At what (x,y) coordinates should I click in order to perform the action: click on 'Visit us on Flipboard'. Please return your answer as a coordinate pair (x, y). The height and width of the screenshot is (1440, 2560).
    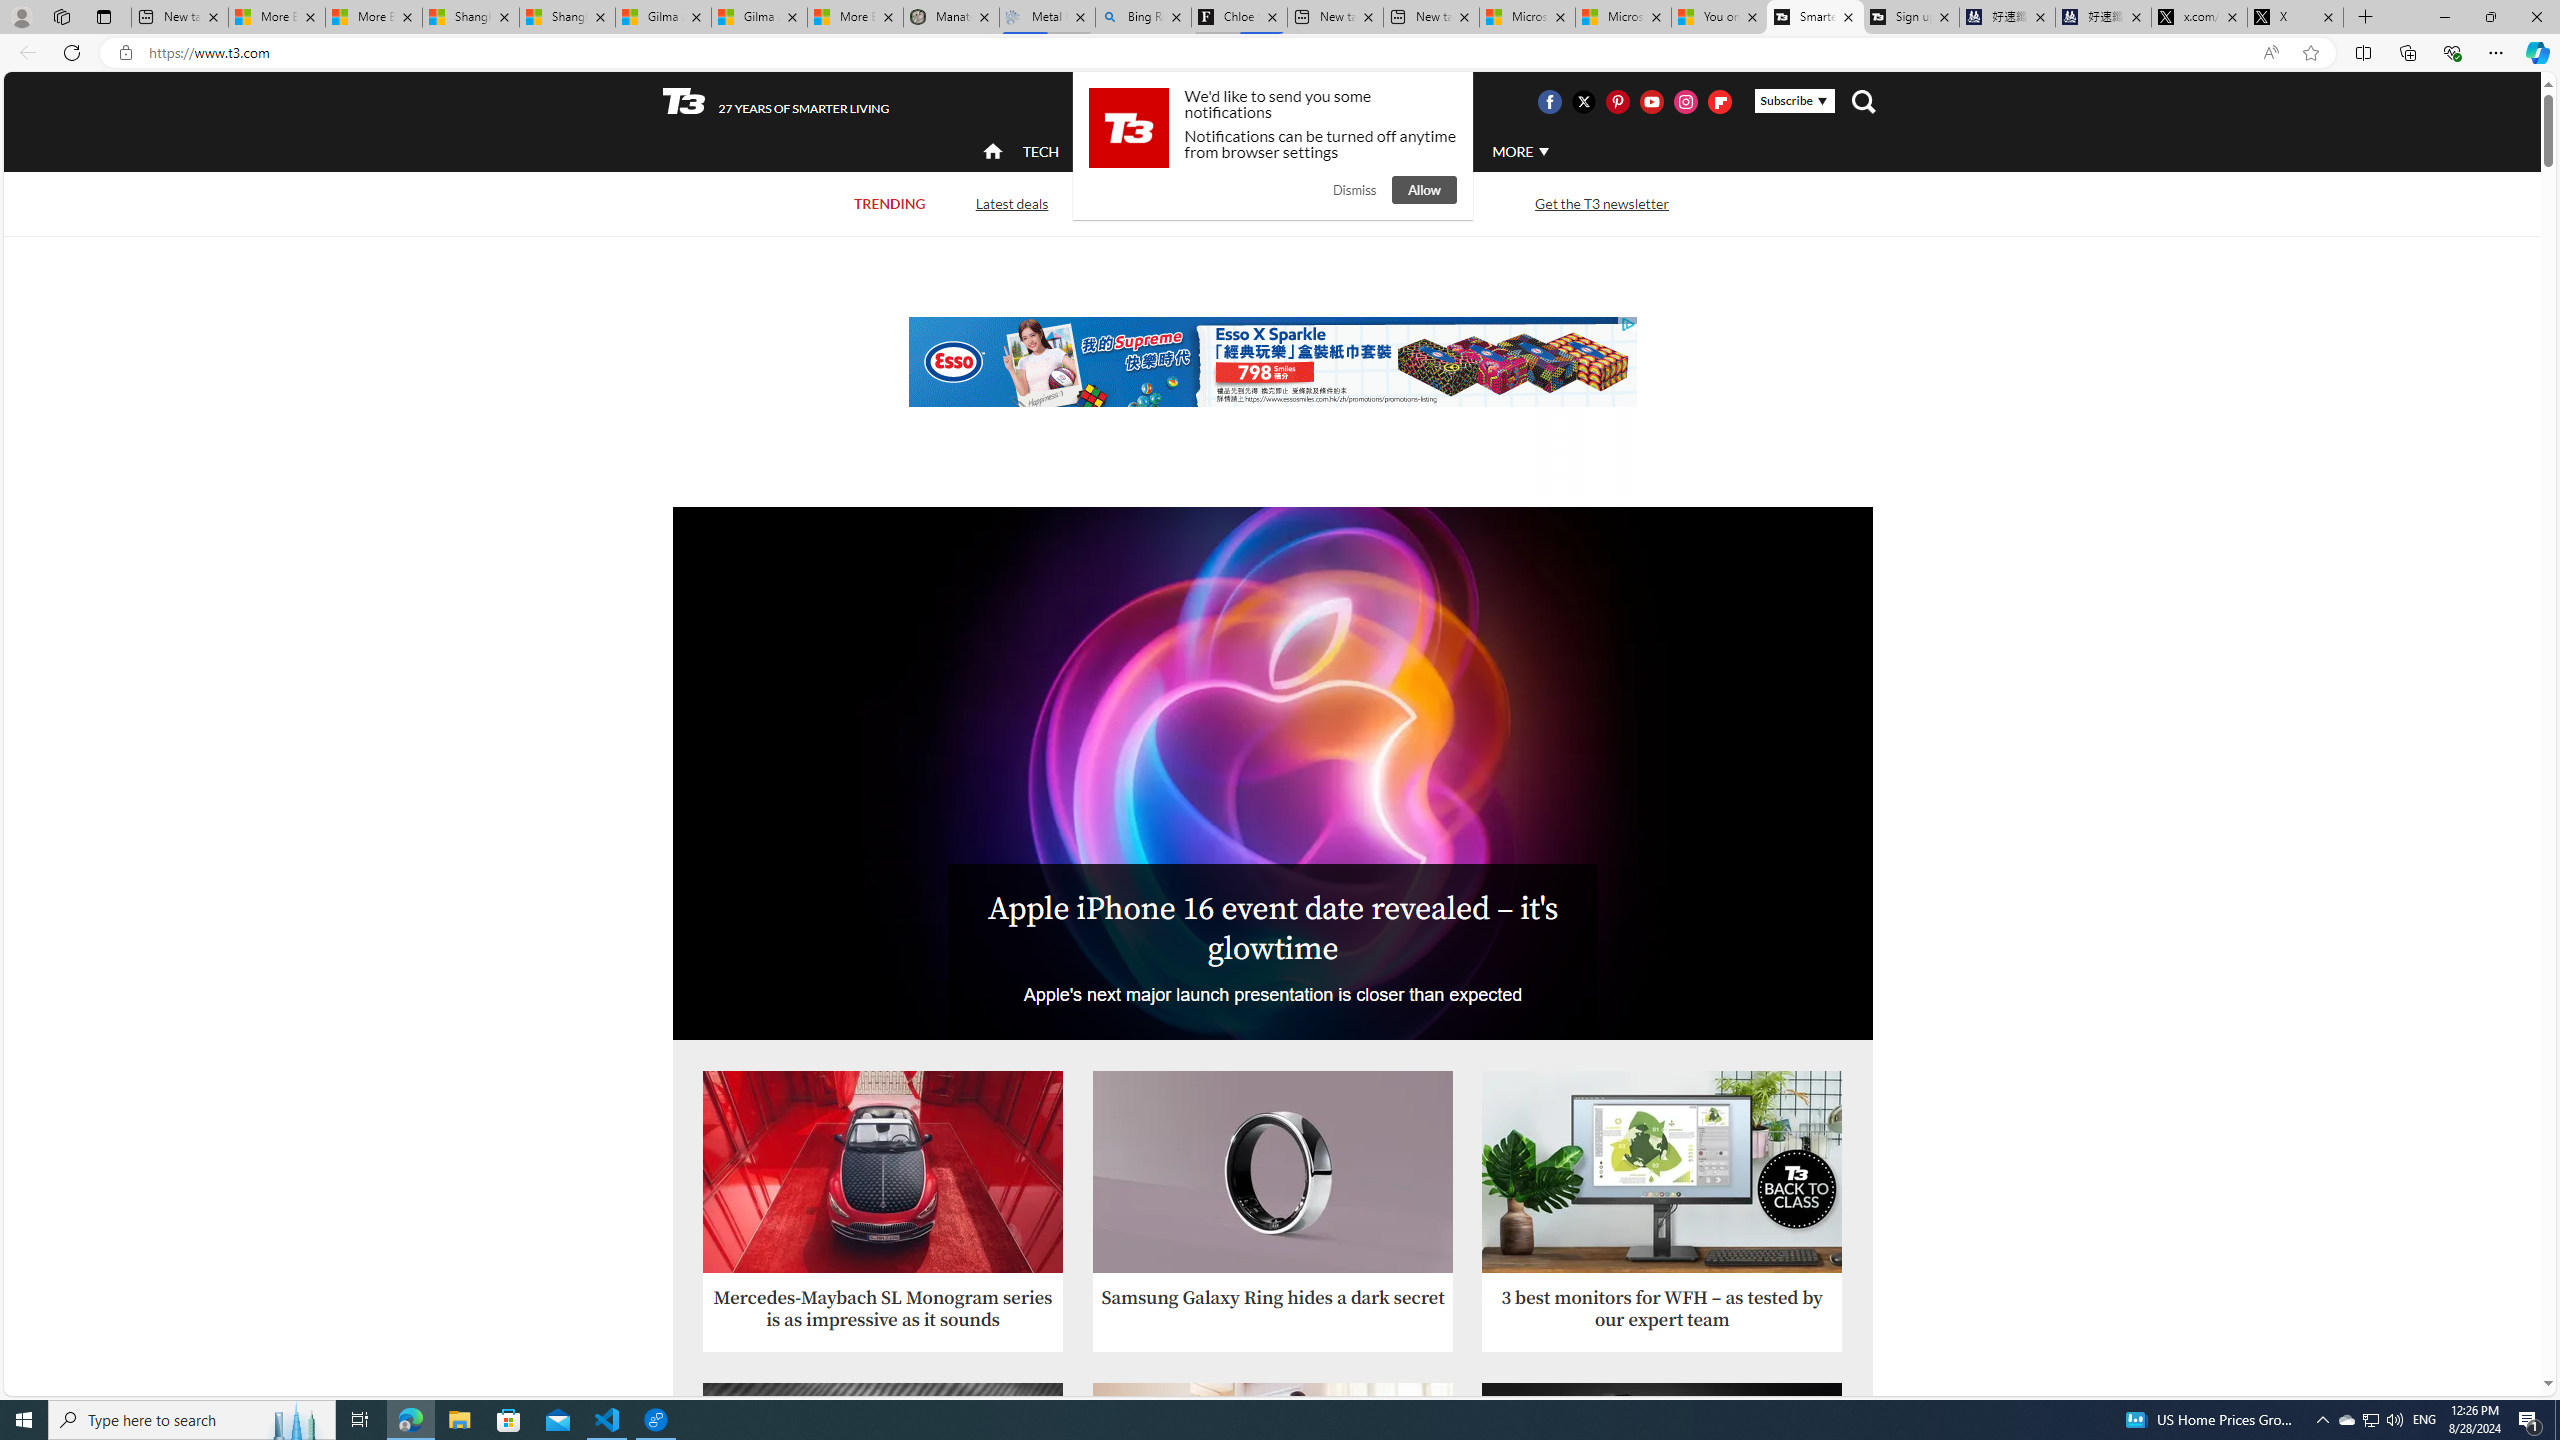
    Looking at the image, I should click on (1720, 100).